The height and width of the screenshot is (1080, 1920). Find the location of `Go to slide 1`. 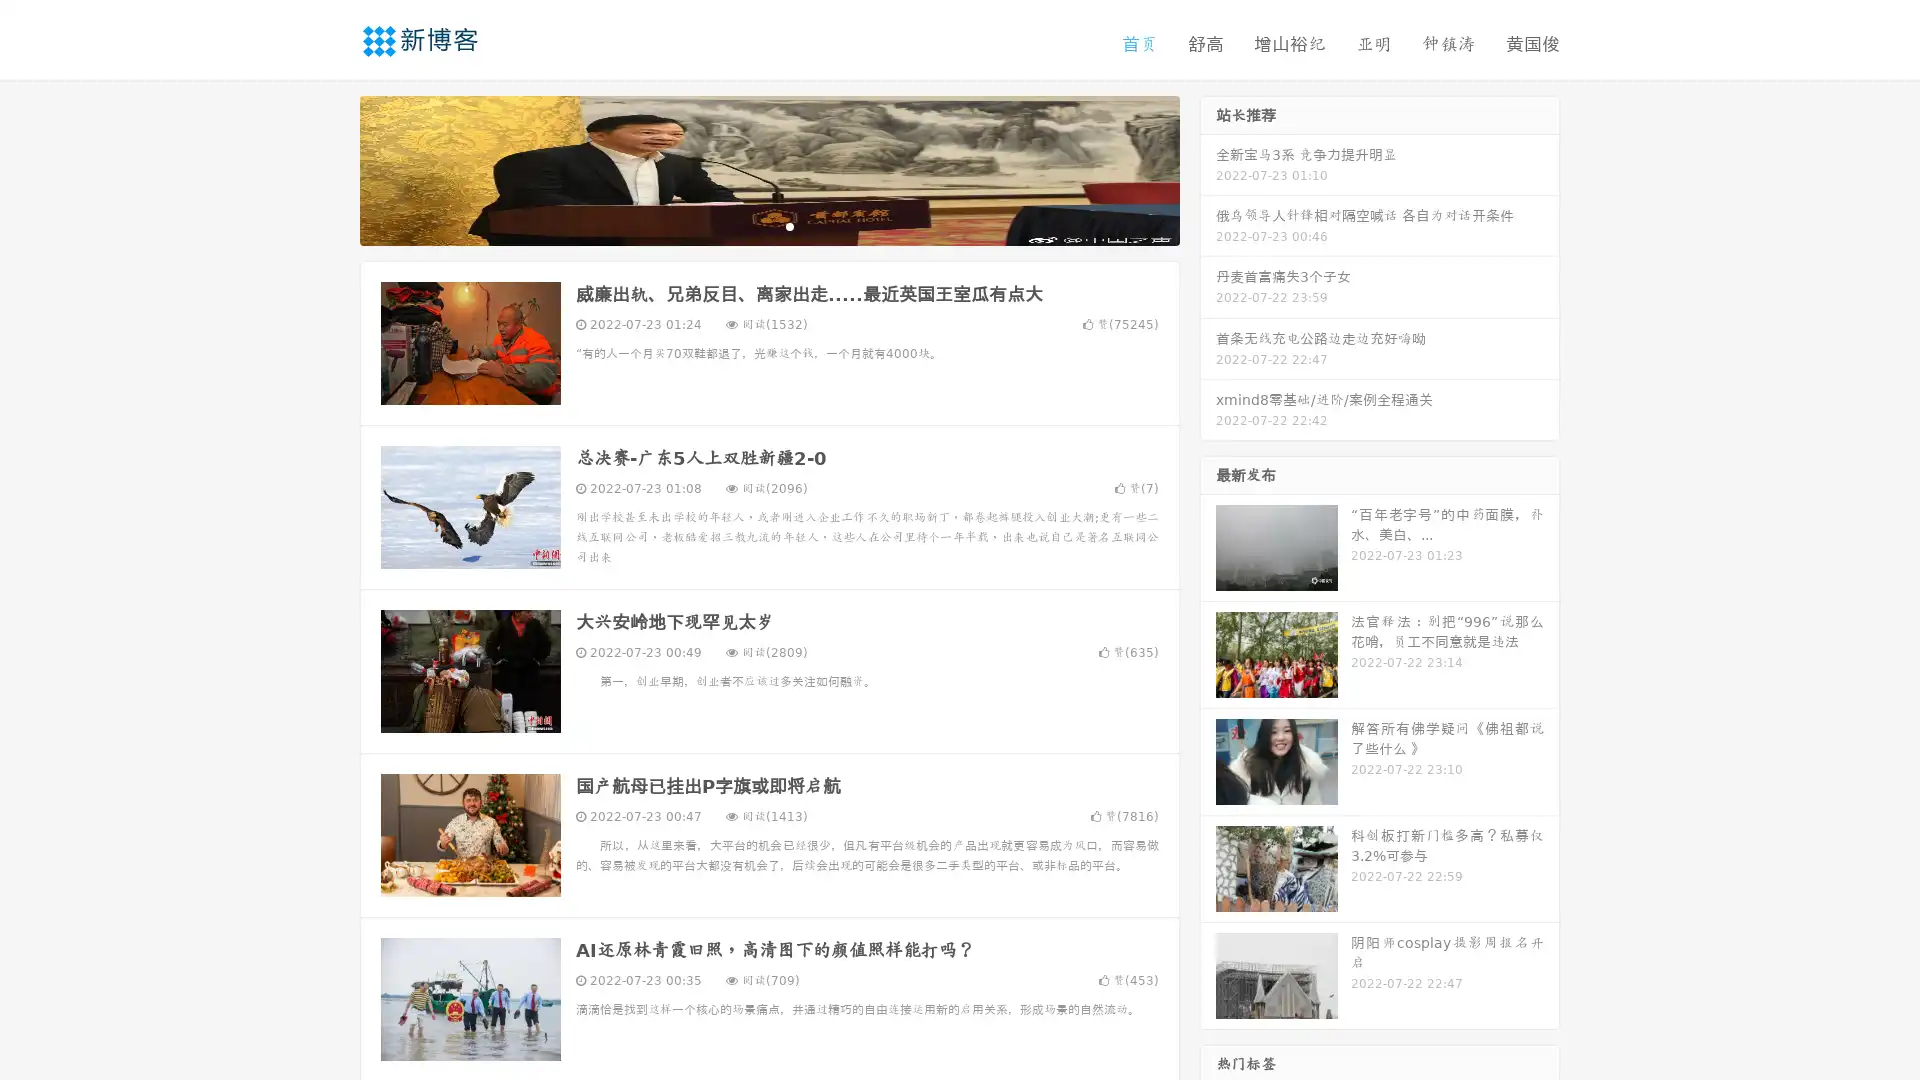

Go to slide 1 is located at coordinates (748, 225).